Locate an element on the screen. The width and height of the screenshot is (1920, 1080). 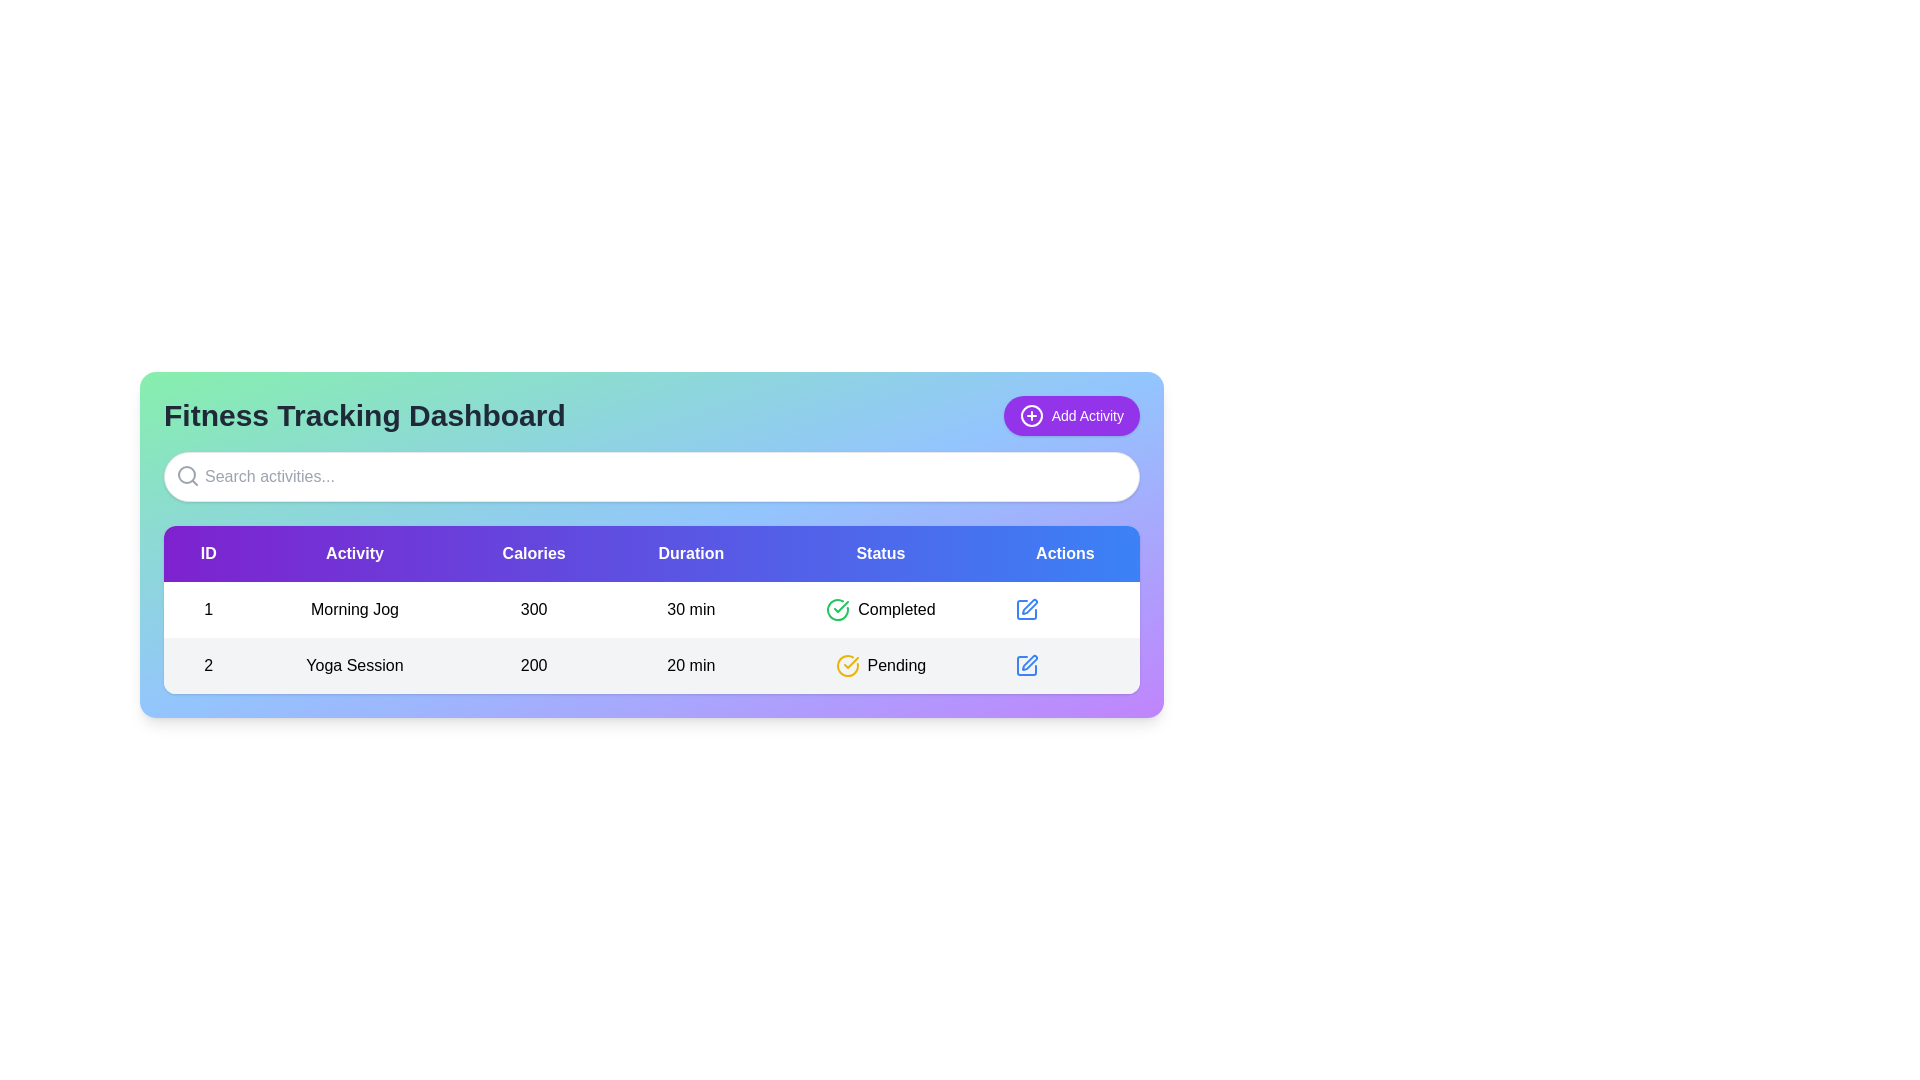
the 'Duration' text label, which is displayed in white font on a purple background and is the fourth item in the header row of a table is located at coordinates (691, 554).